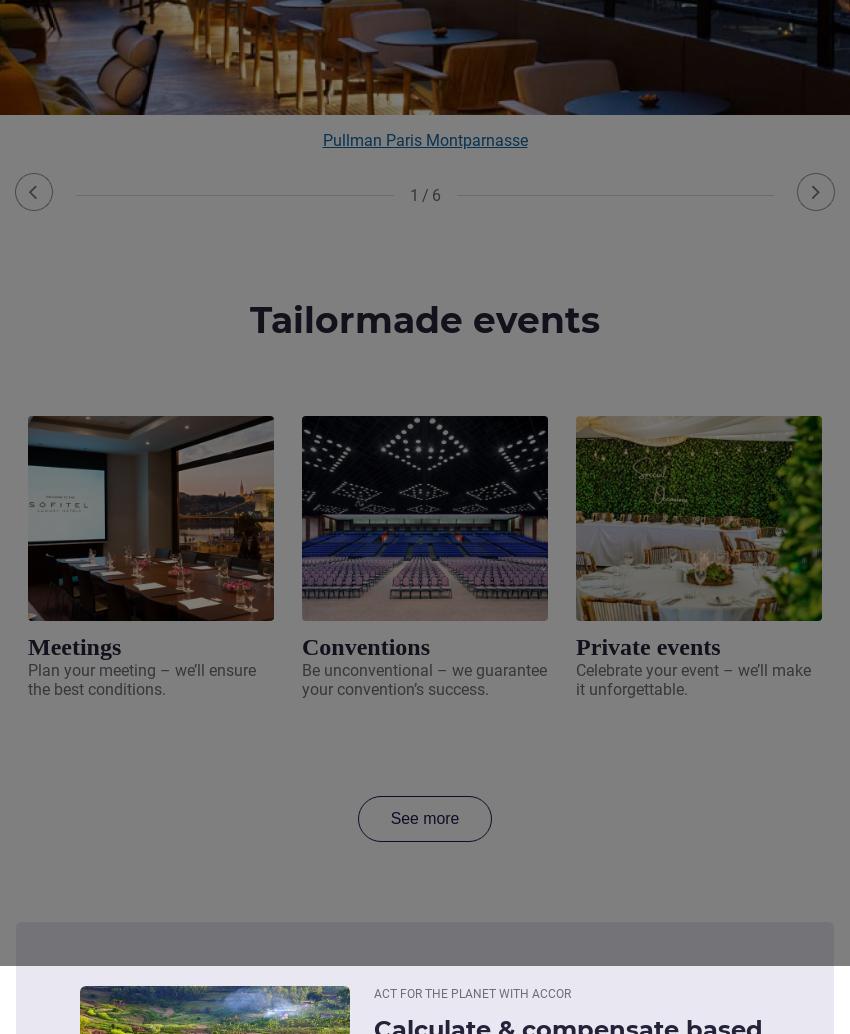  I want to click on 'Tailormade events', so click(425, 319).